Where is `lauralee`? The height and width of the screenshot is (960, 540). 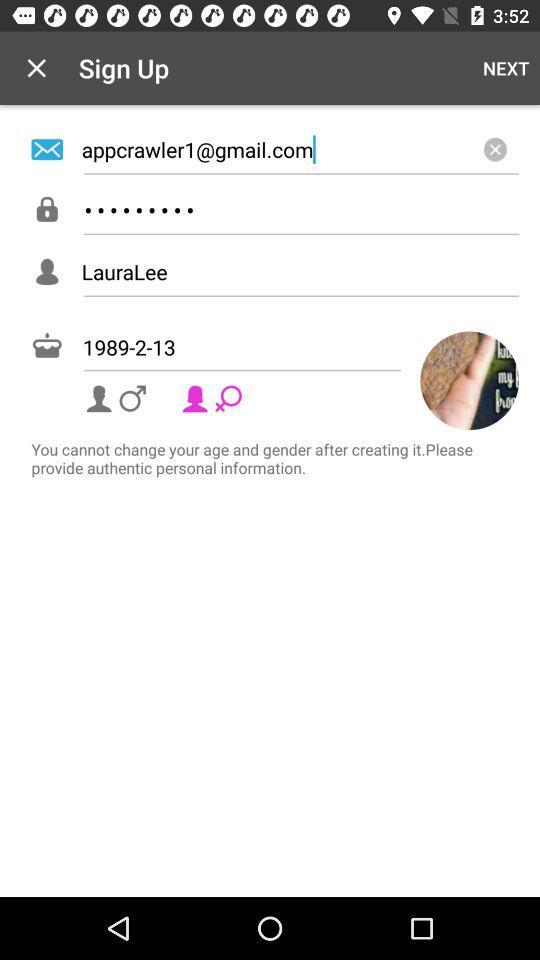 lauralee is located at coordinates (299, 270).